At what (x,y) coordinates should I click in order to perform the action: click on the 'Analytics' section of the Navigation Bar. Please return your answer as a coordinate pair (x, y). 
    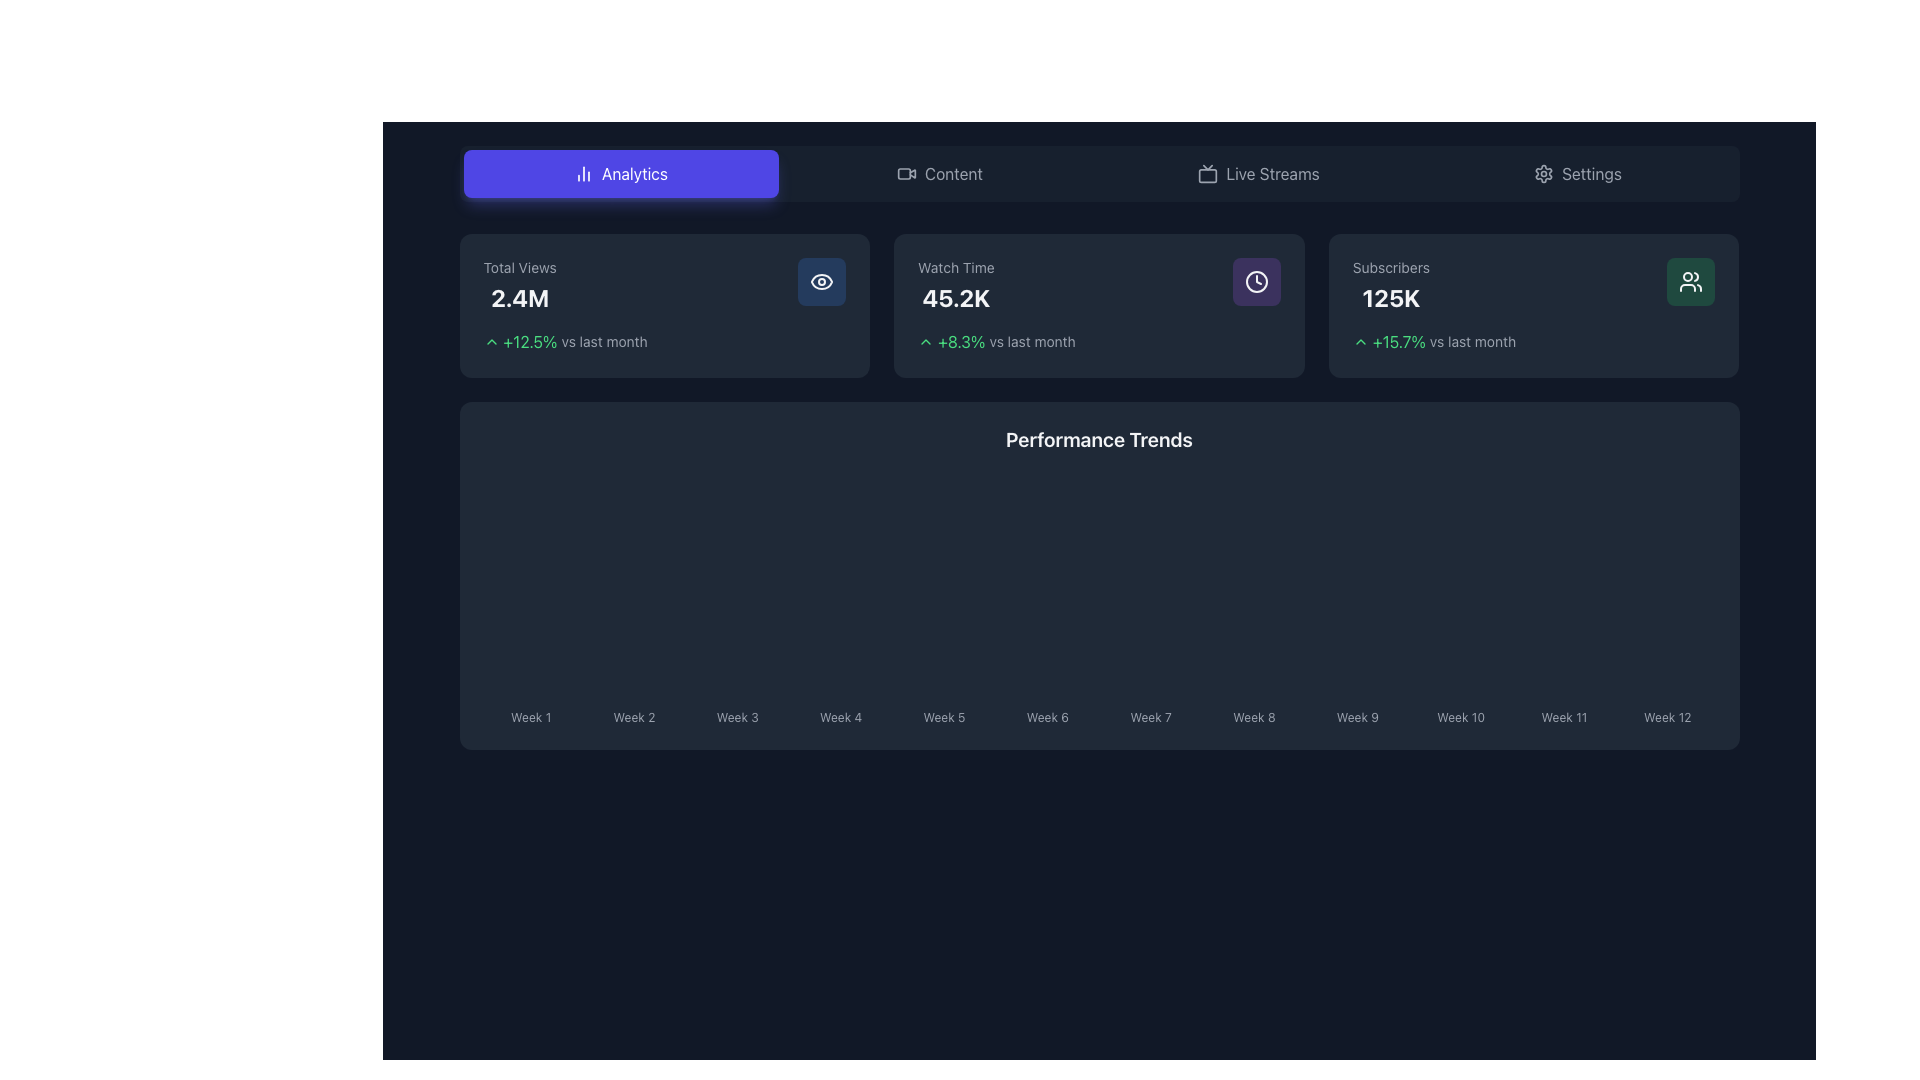
    Looking at the image, I should click on (1098, 172).